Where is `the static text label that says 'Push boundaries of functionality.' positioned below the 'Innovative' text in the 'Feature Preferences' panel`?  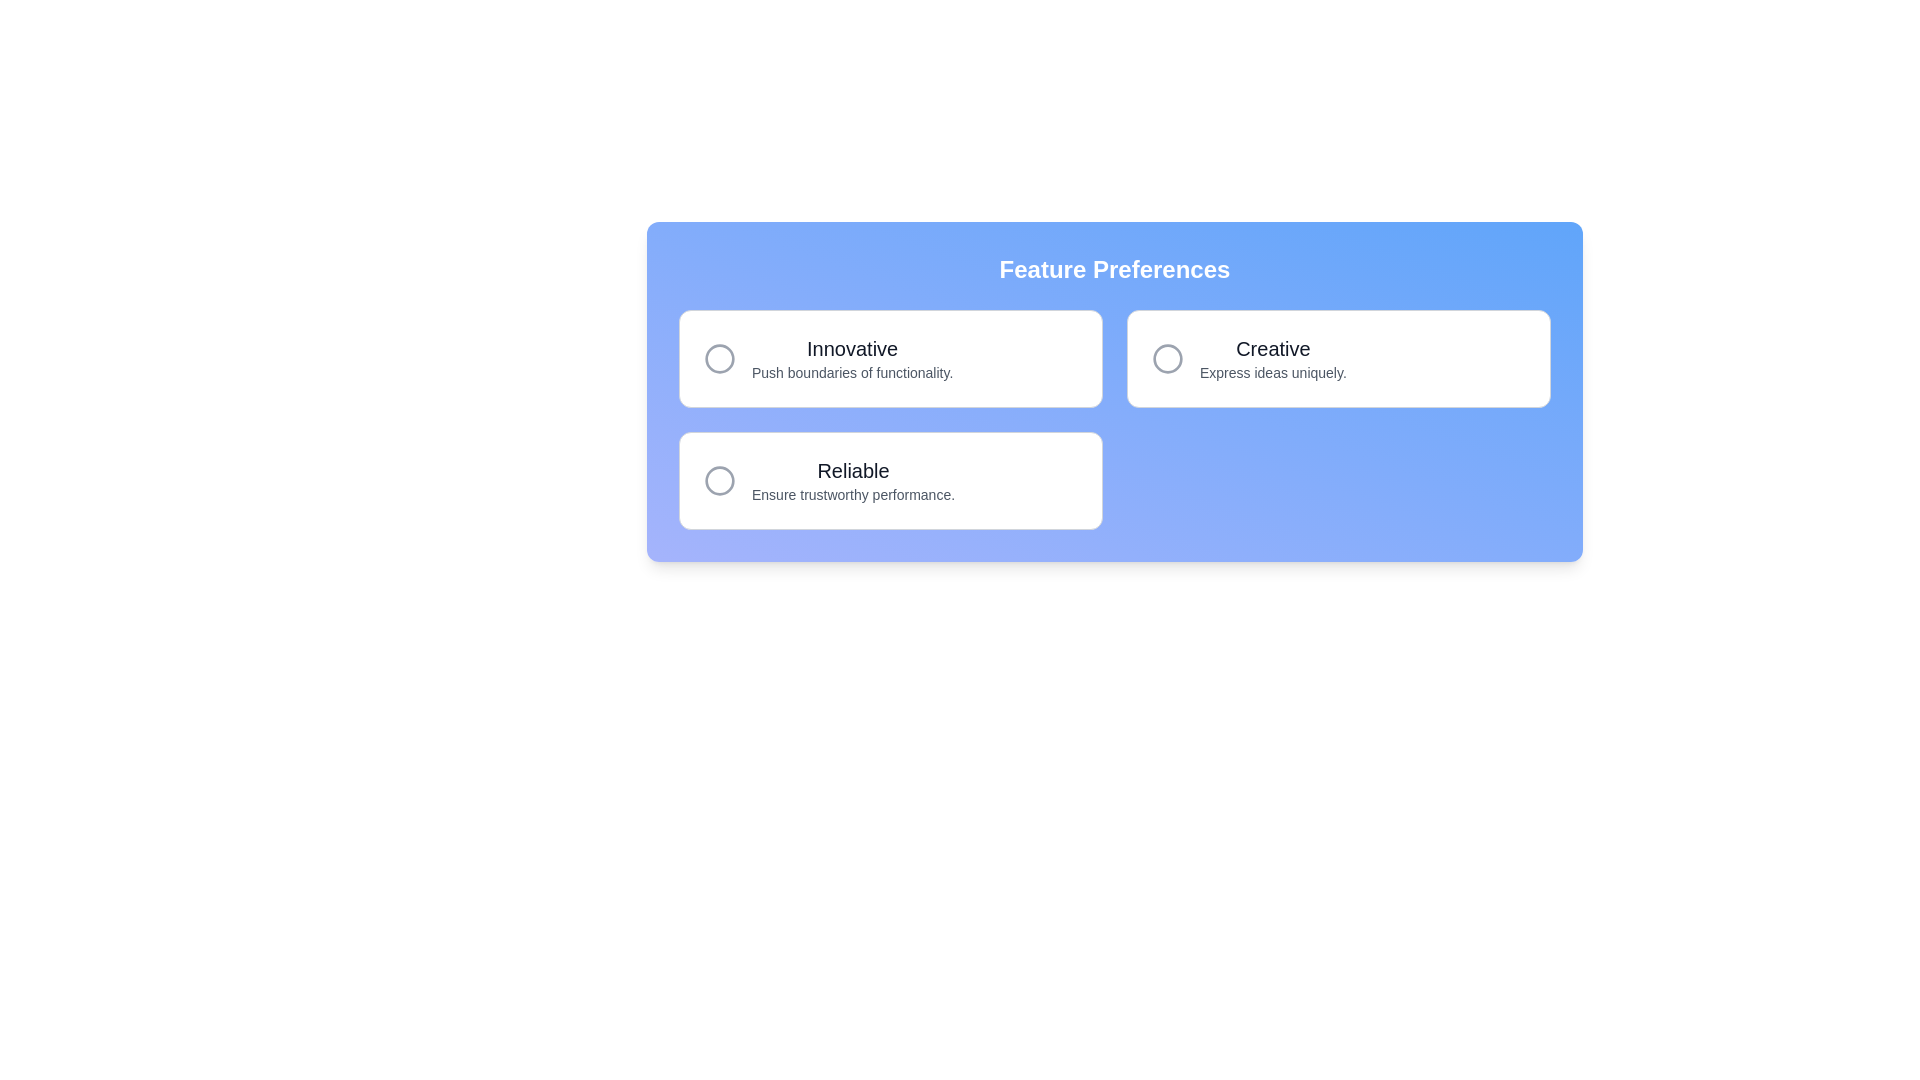
the static text label that says 'Push boundaries of functionality.' positioned below the 'Innovative' text in the 'Feature Preferences' panel is located at coordinates (852, 373).